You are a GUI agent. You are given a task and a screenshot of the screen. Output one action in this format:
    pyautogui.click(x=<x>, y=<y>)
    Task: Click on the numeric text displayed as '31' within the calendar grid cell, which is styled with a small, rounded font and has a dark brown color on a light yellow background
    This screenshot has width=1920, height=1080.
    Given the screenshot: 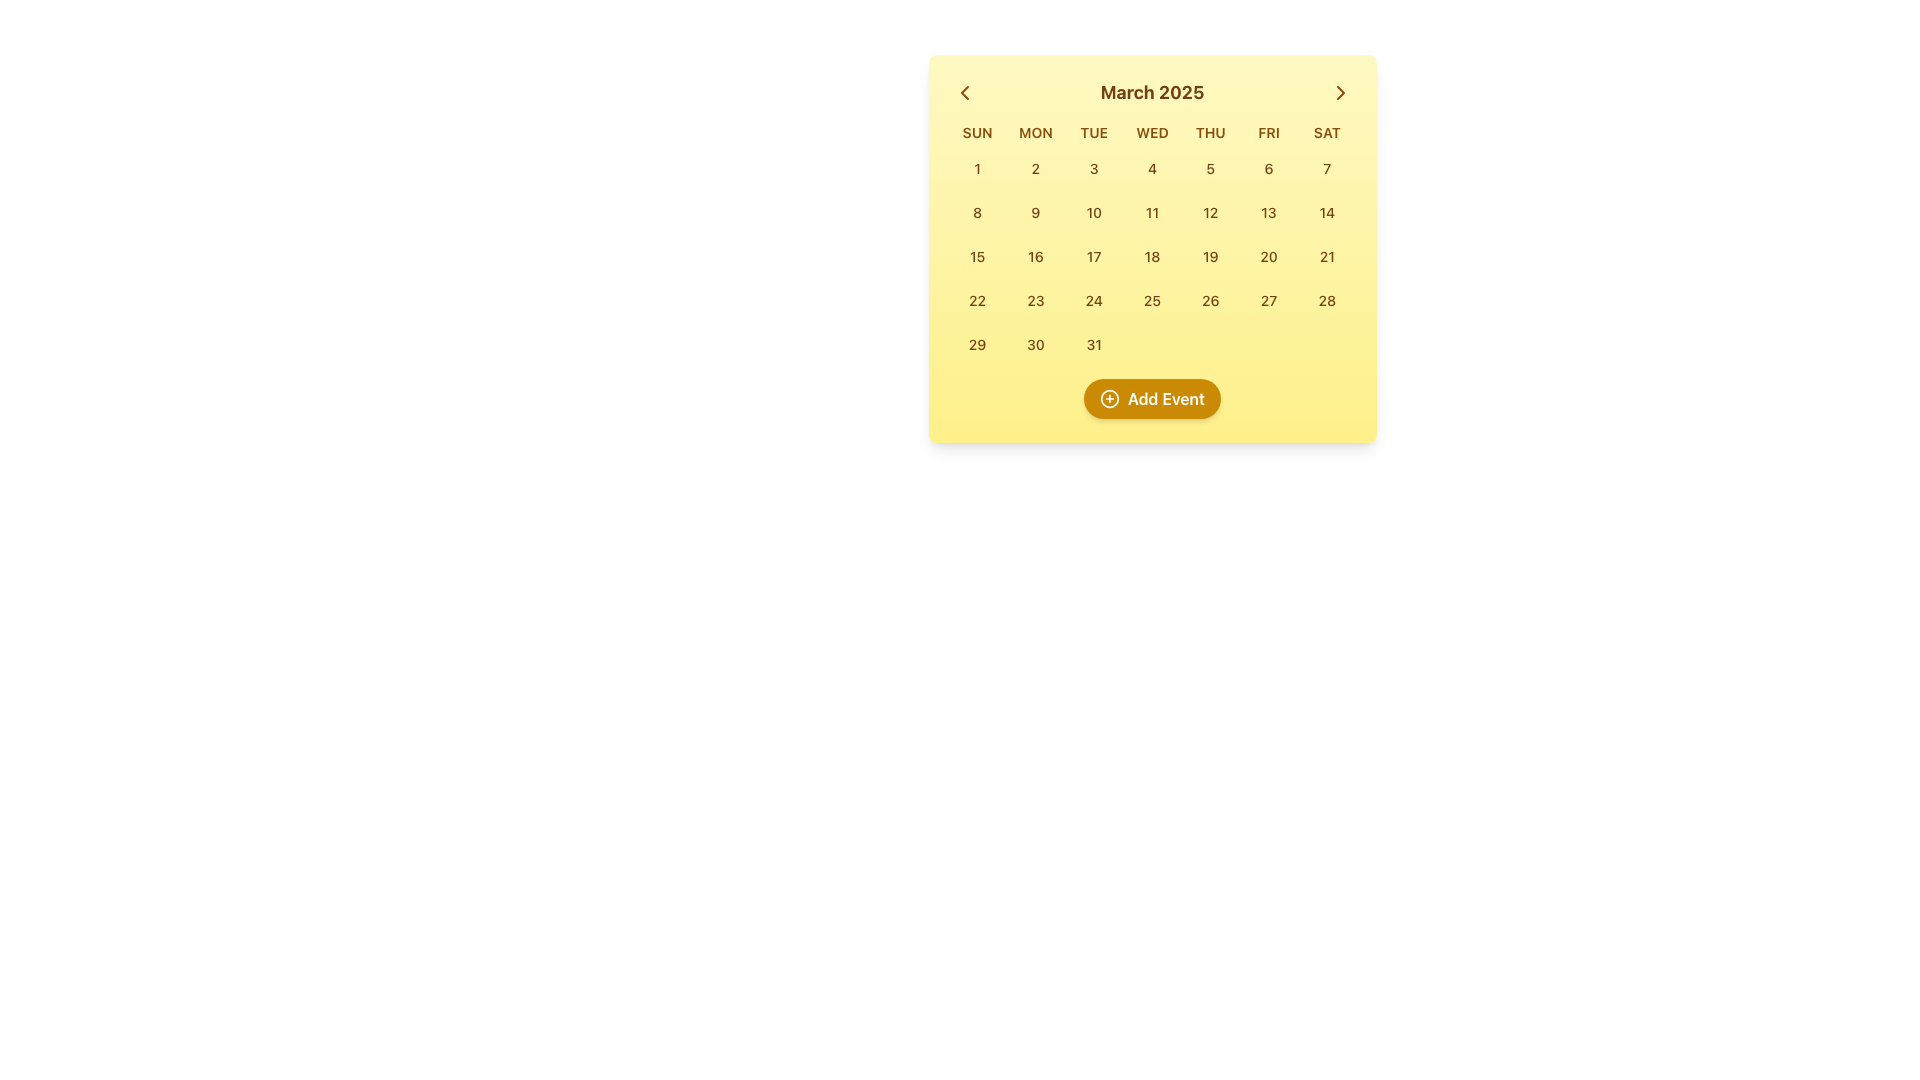 What is the action you would take?
    pyautogui.click(x=1093, y=343)
    